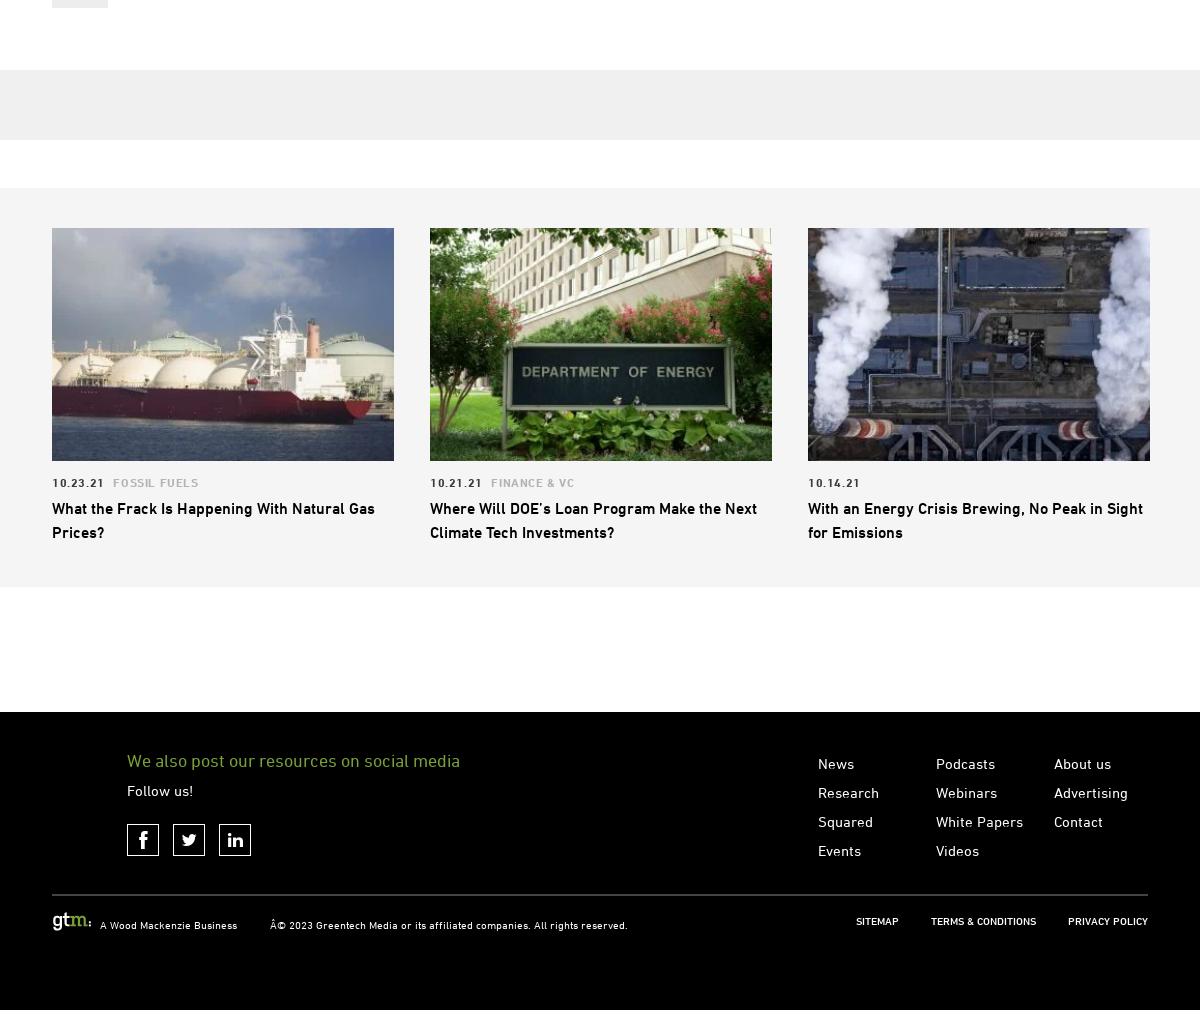  I want to click on 'Squared', so click(817, 904).